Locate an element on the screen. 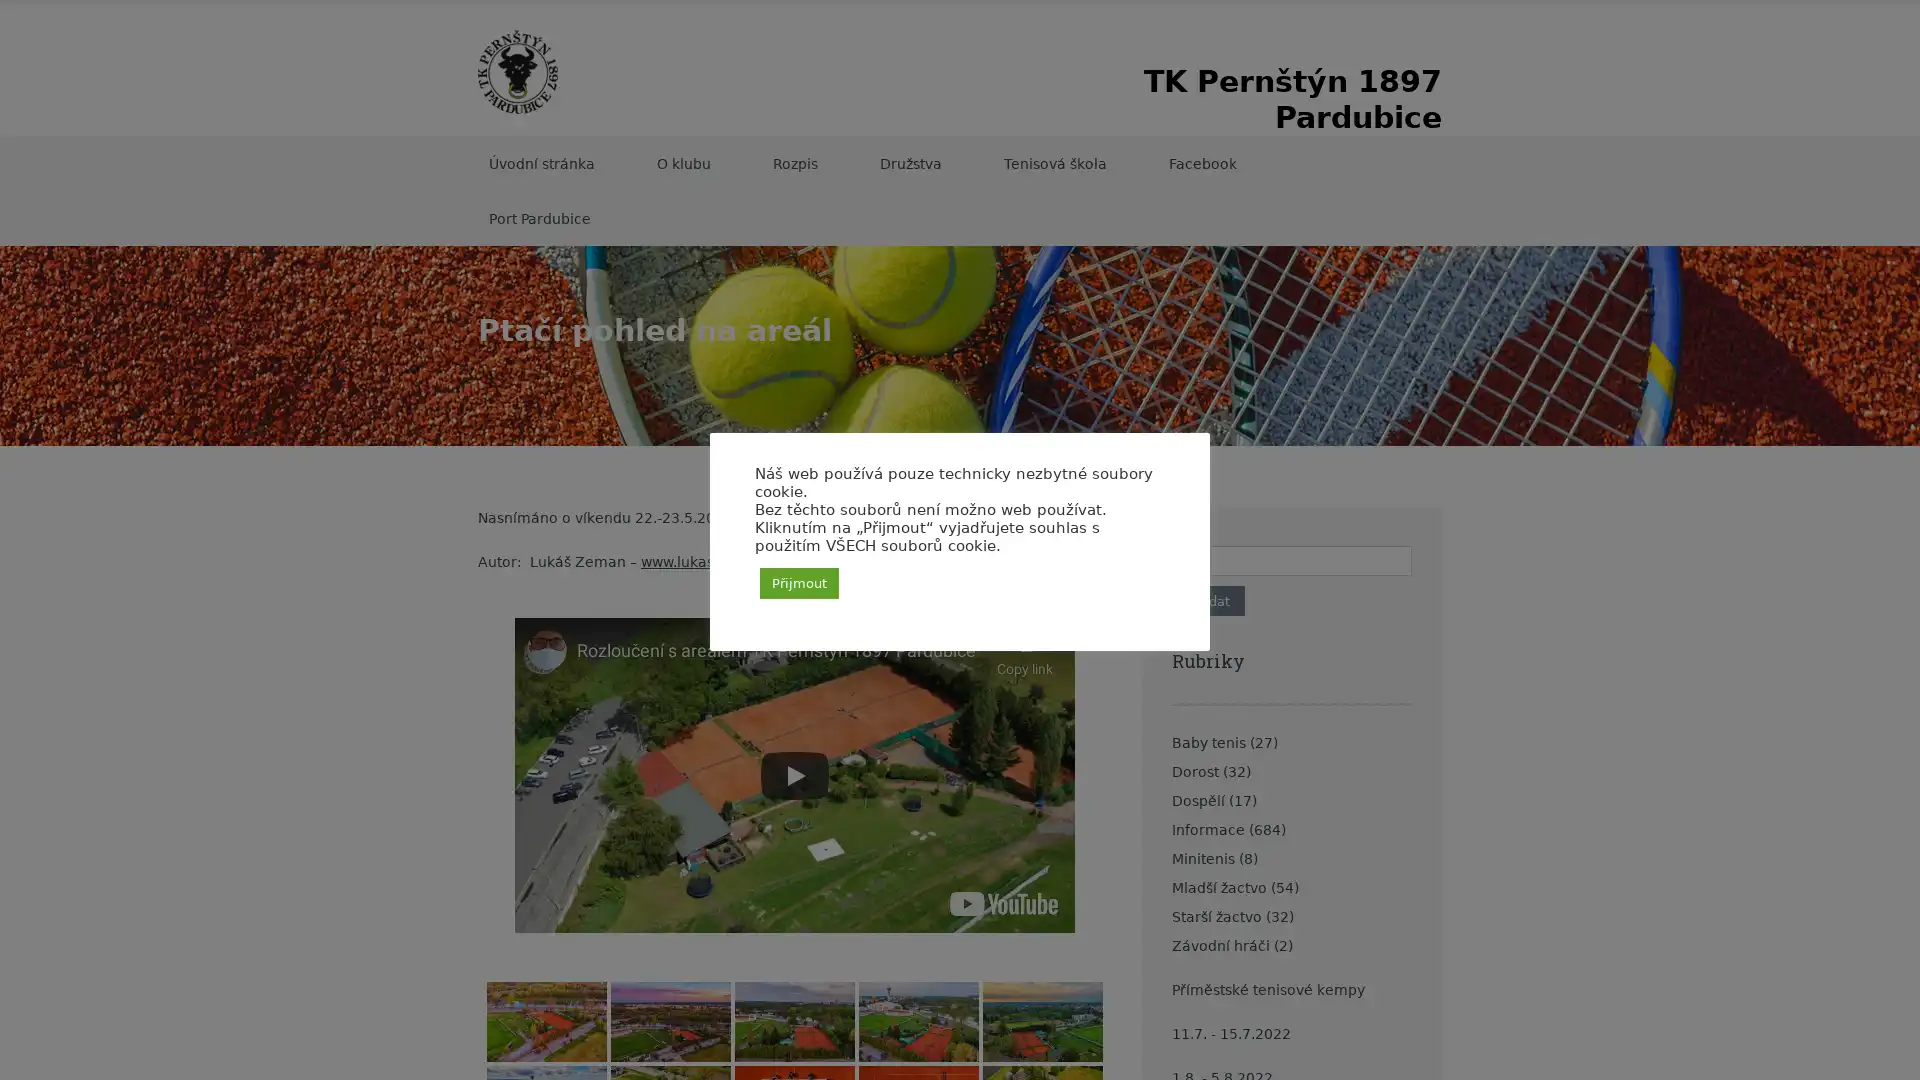  Hledat is located at coordinates (1207, 600).